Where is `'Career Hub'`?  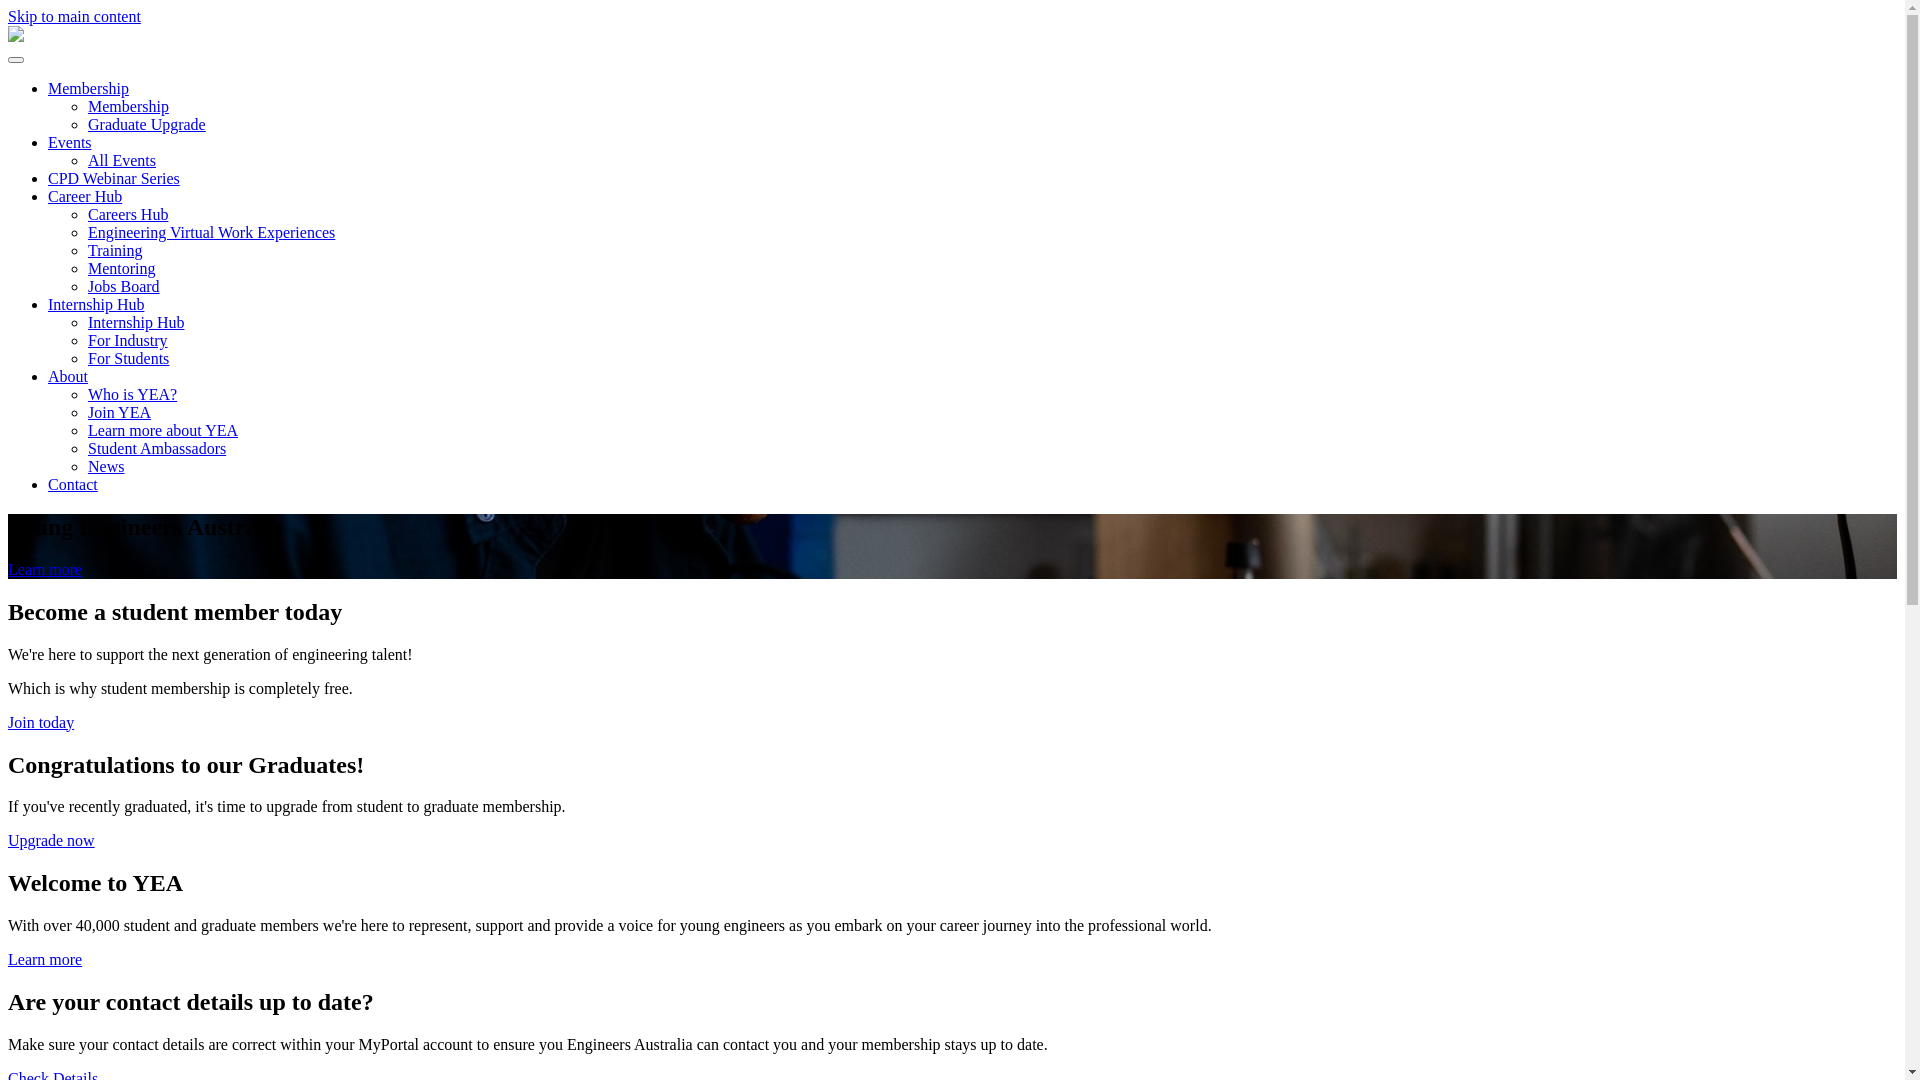 'Career Hub' is located at coordinates (84, 196).